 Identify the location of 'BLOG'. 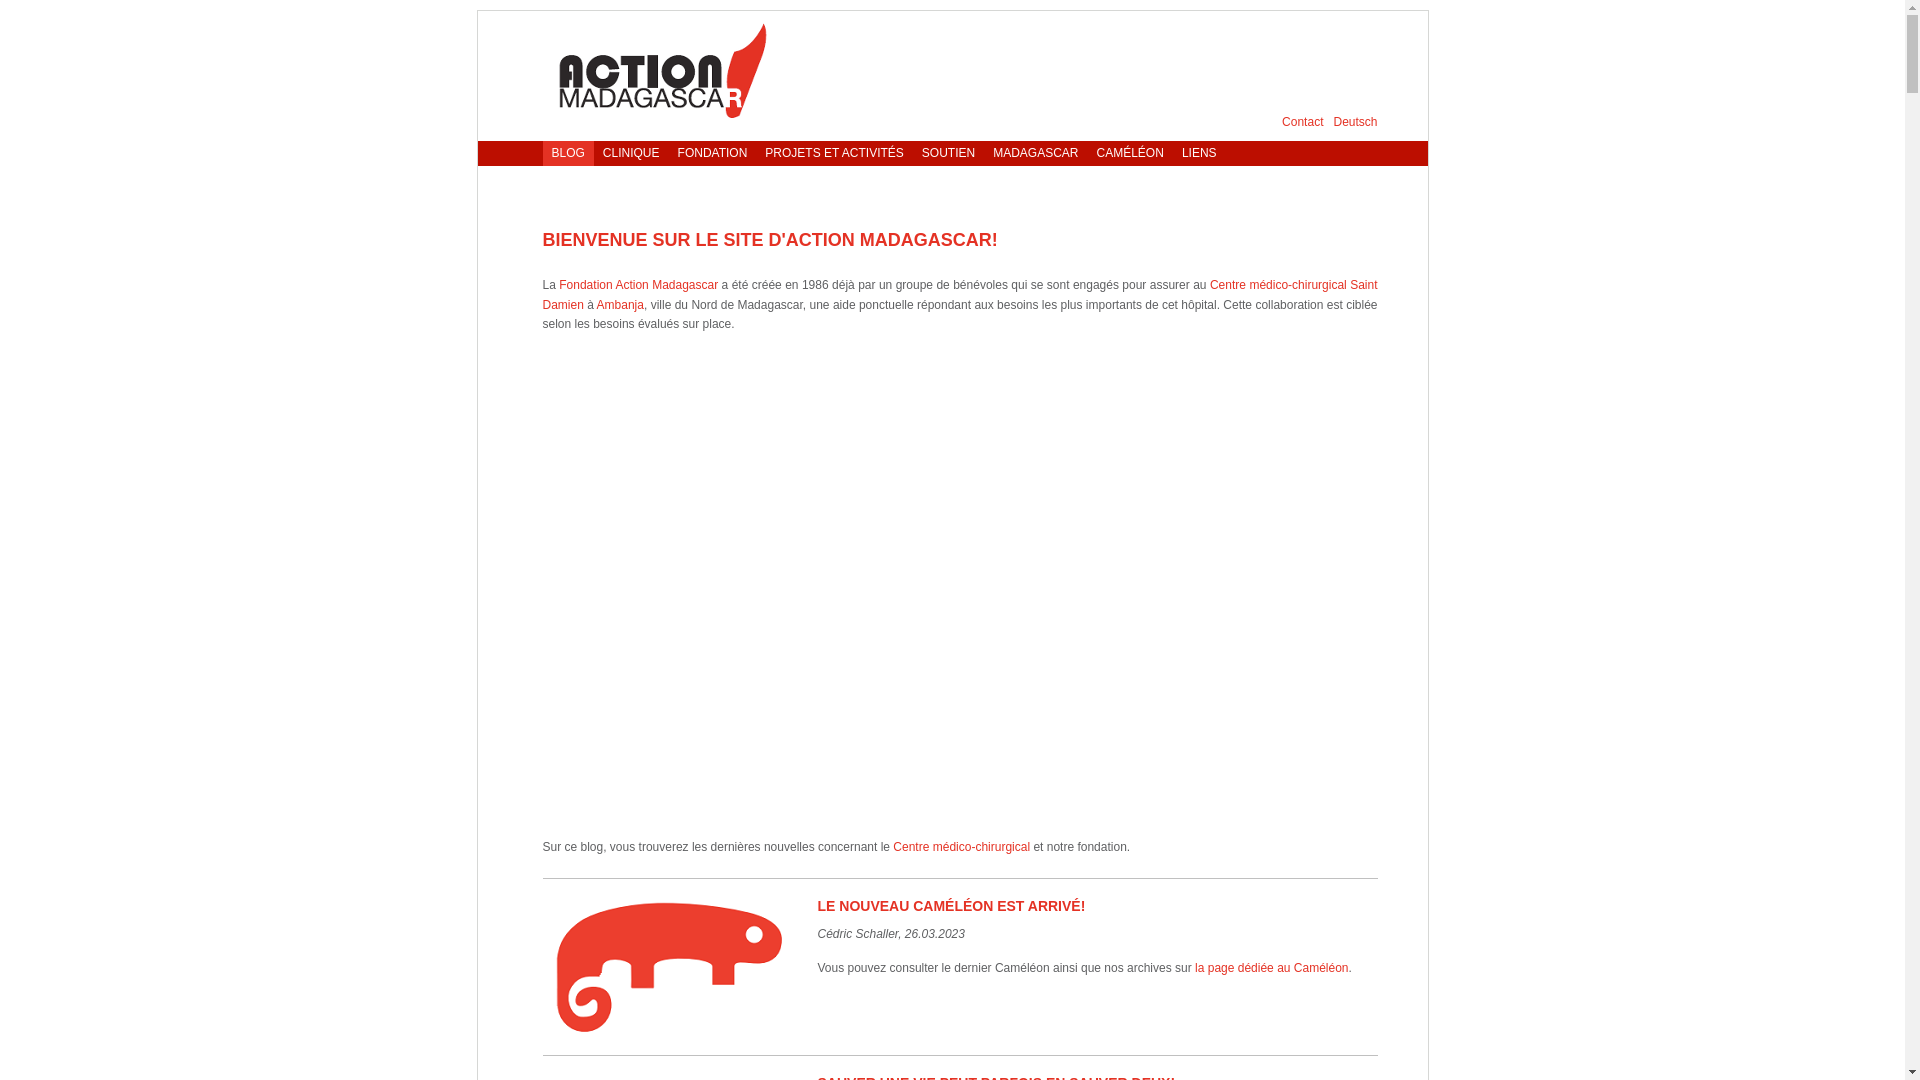
(566, 152).